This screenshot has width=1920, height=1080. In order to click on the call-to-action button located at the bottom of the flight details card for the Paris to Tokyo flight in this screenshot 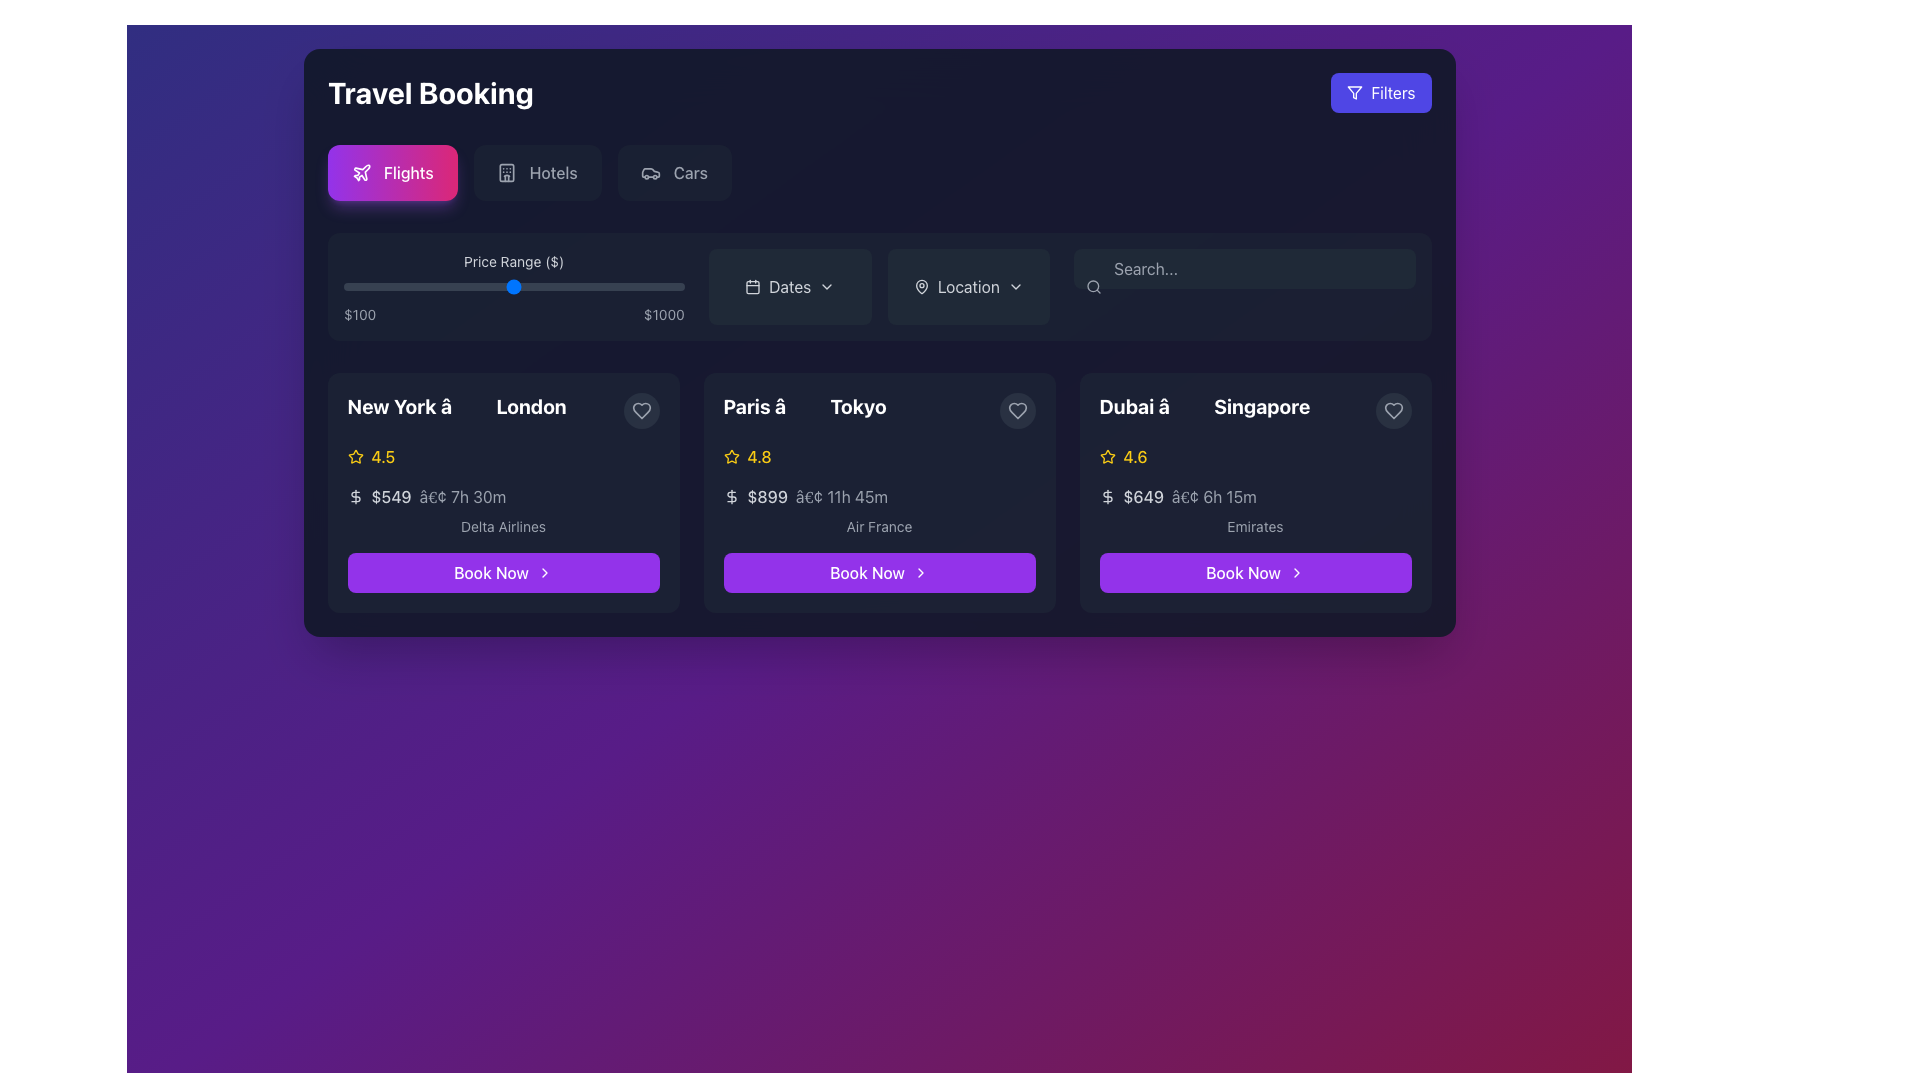, I will do `click(879, 573)`.